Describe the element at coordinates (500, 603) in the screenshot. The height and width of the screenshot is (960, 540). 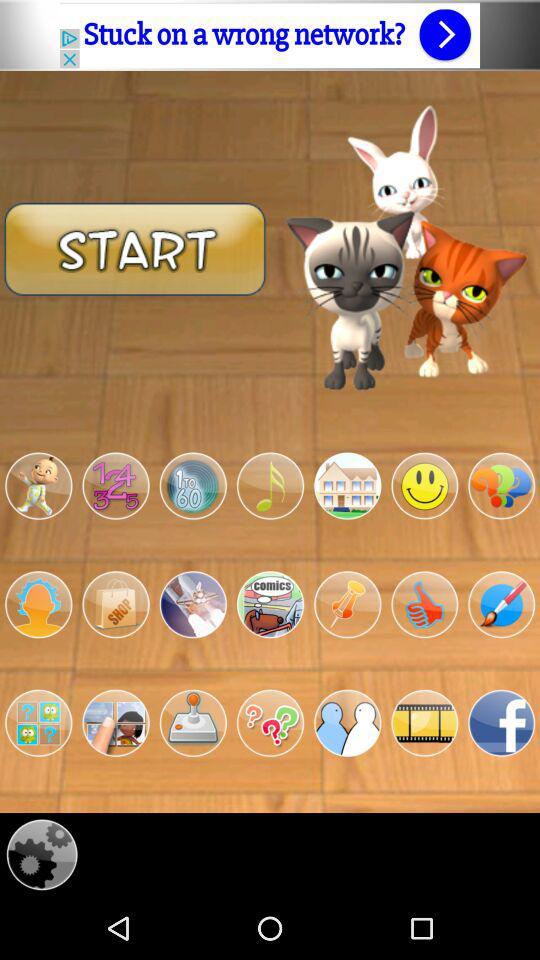
I see `painting icon above facebook icon` at that location.